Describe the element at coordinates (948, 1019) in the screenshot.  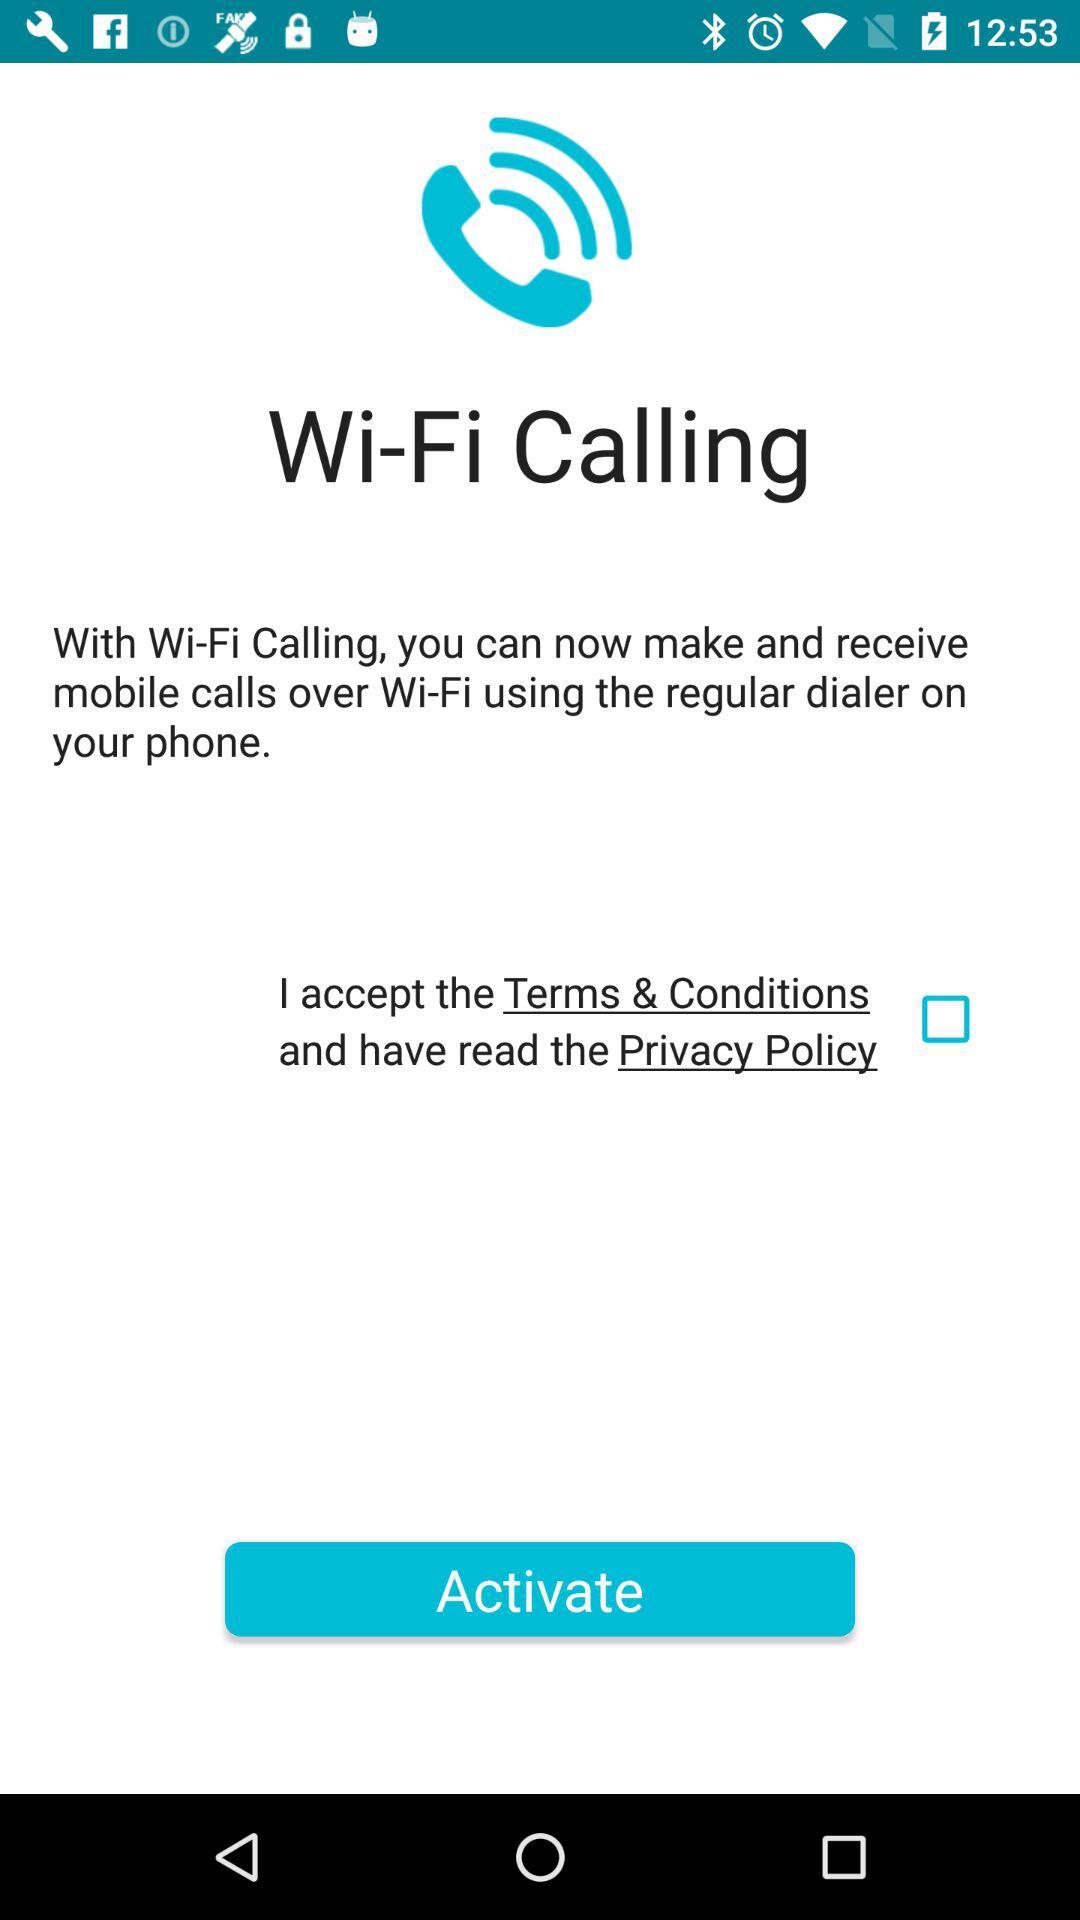
I see `item below the with wi fi icon` at that location.